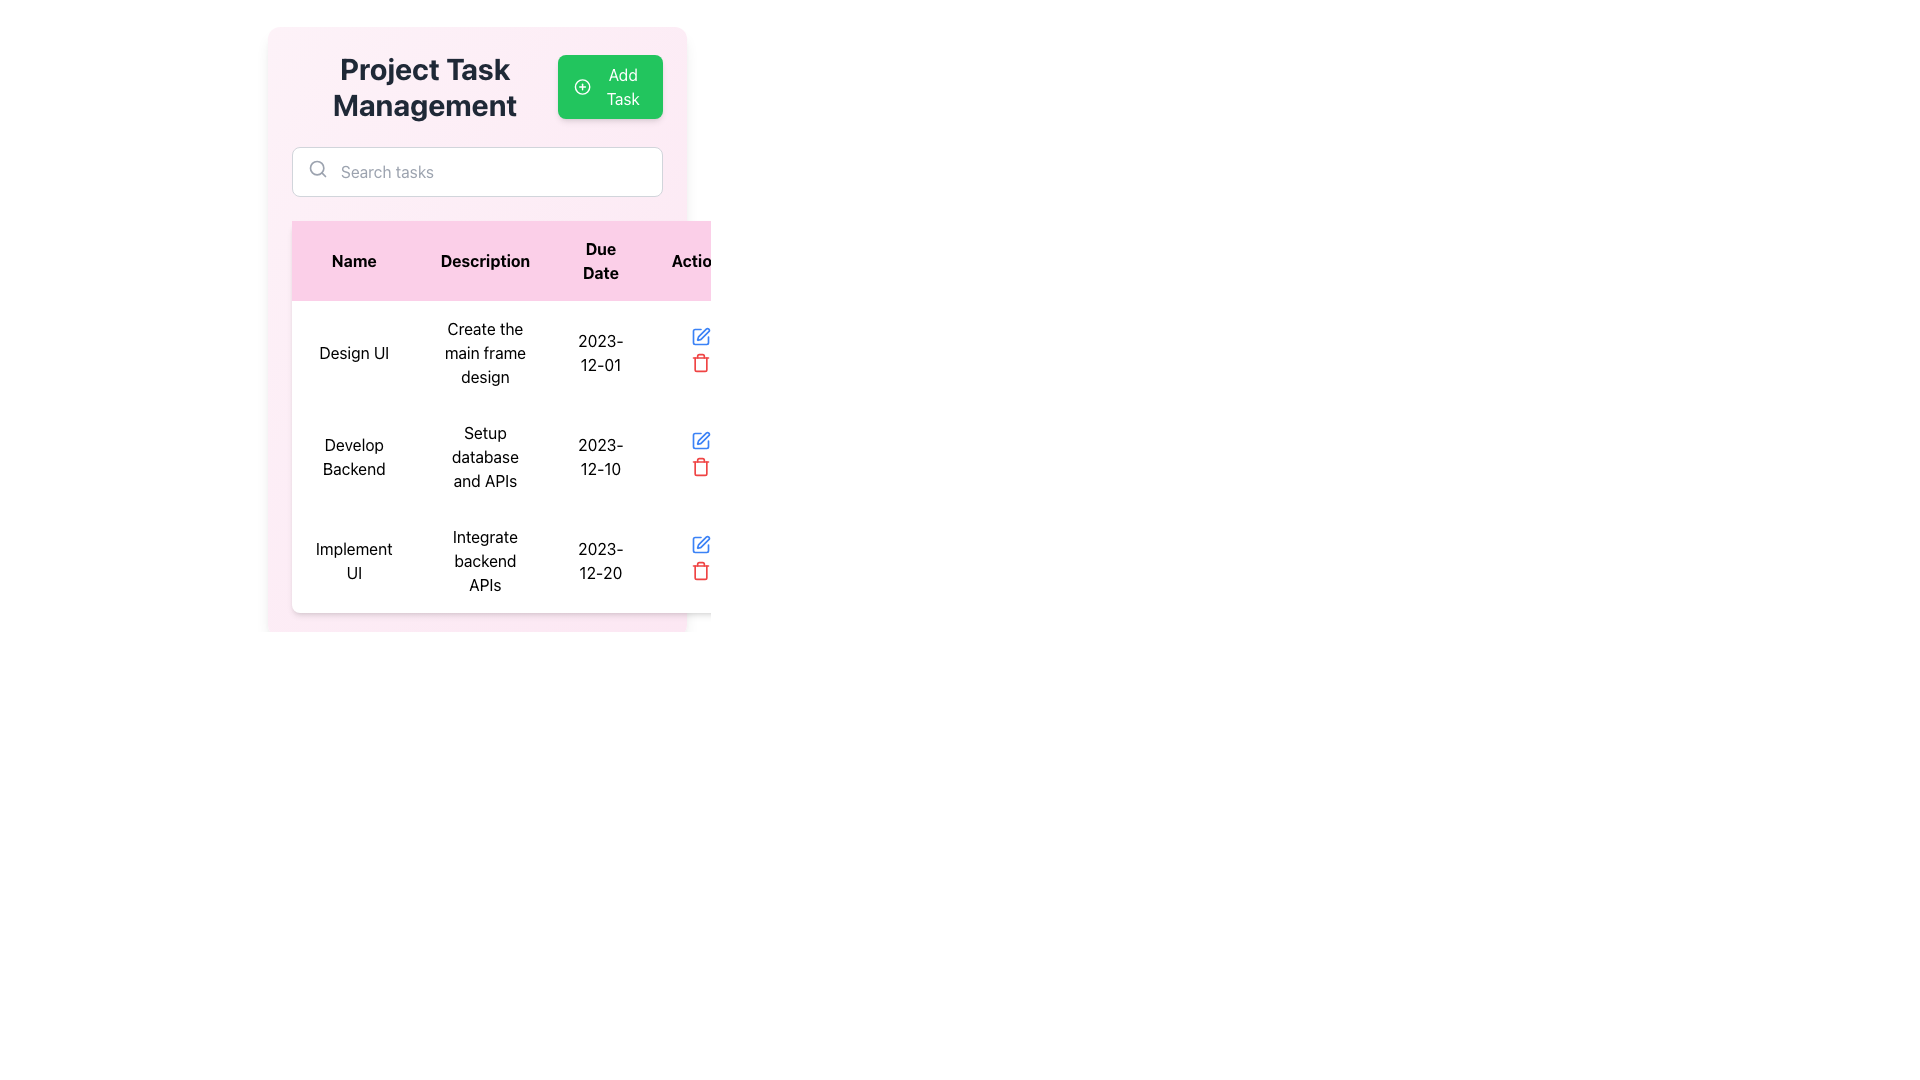  I want to click on the editing icon in the Actions column of the third row associated with the 'Implement UI' task, so click(700, 544).